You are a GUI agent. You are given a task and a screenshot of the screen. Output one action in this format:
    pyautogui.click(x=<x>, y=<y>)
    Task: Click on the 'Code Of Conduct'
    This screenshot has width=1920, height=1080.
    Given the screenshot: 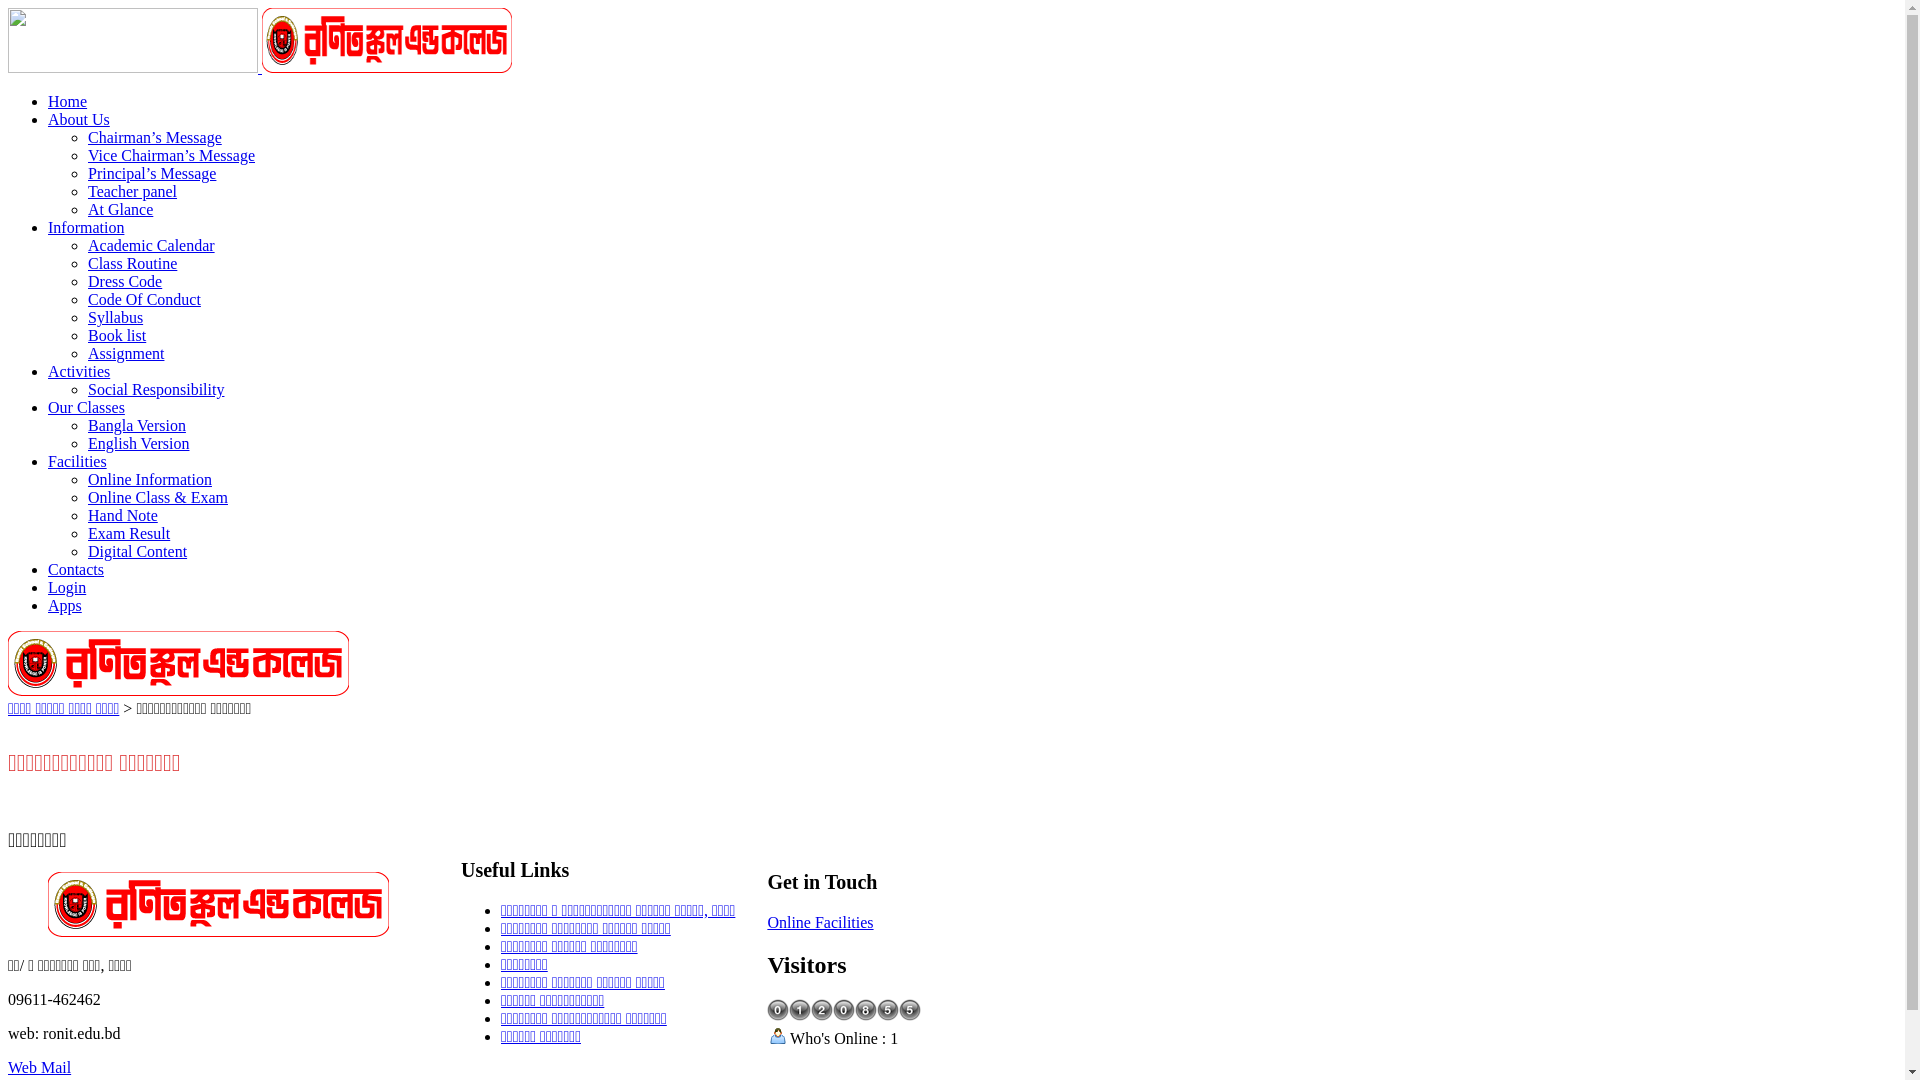 What is the action you would take?
    pyautogui.click(x=143, y=299)
    